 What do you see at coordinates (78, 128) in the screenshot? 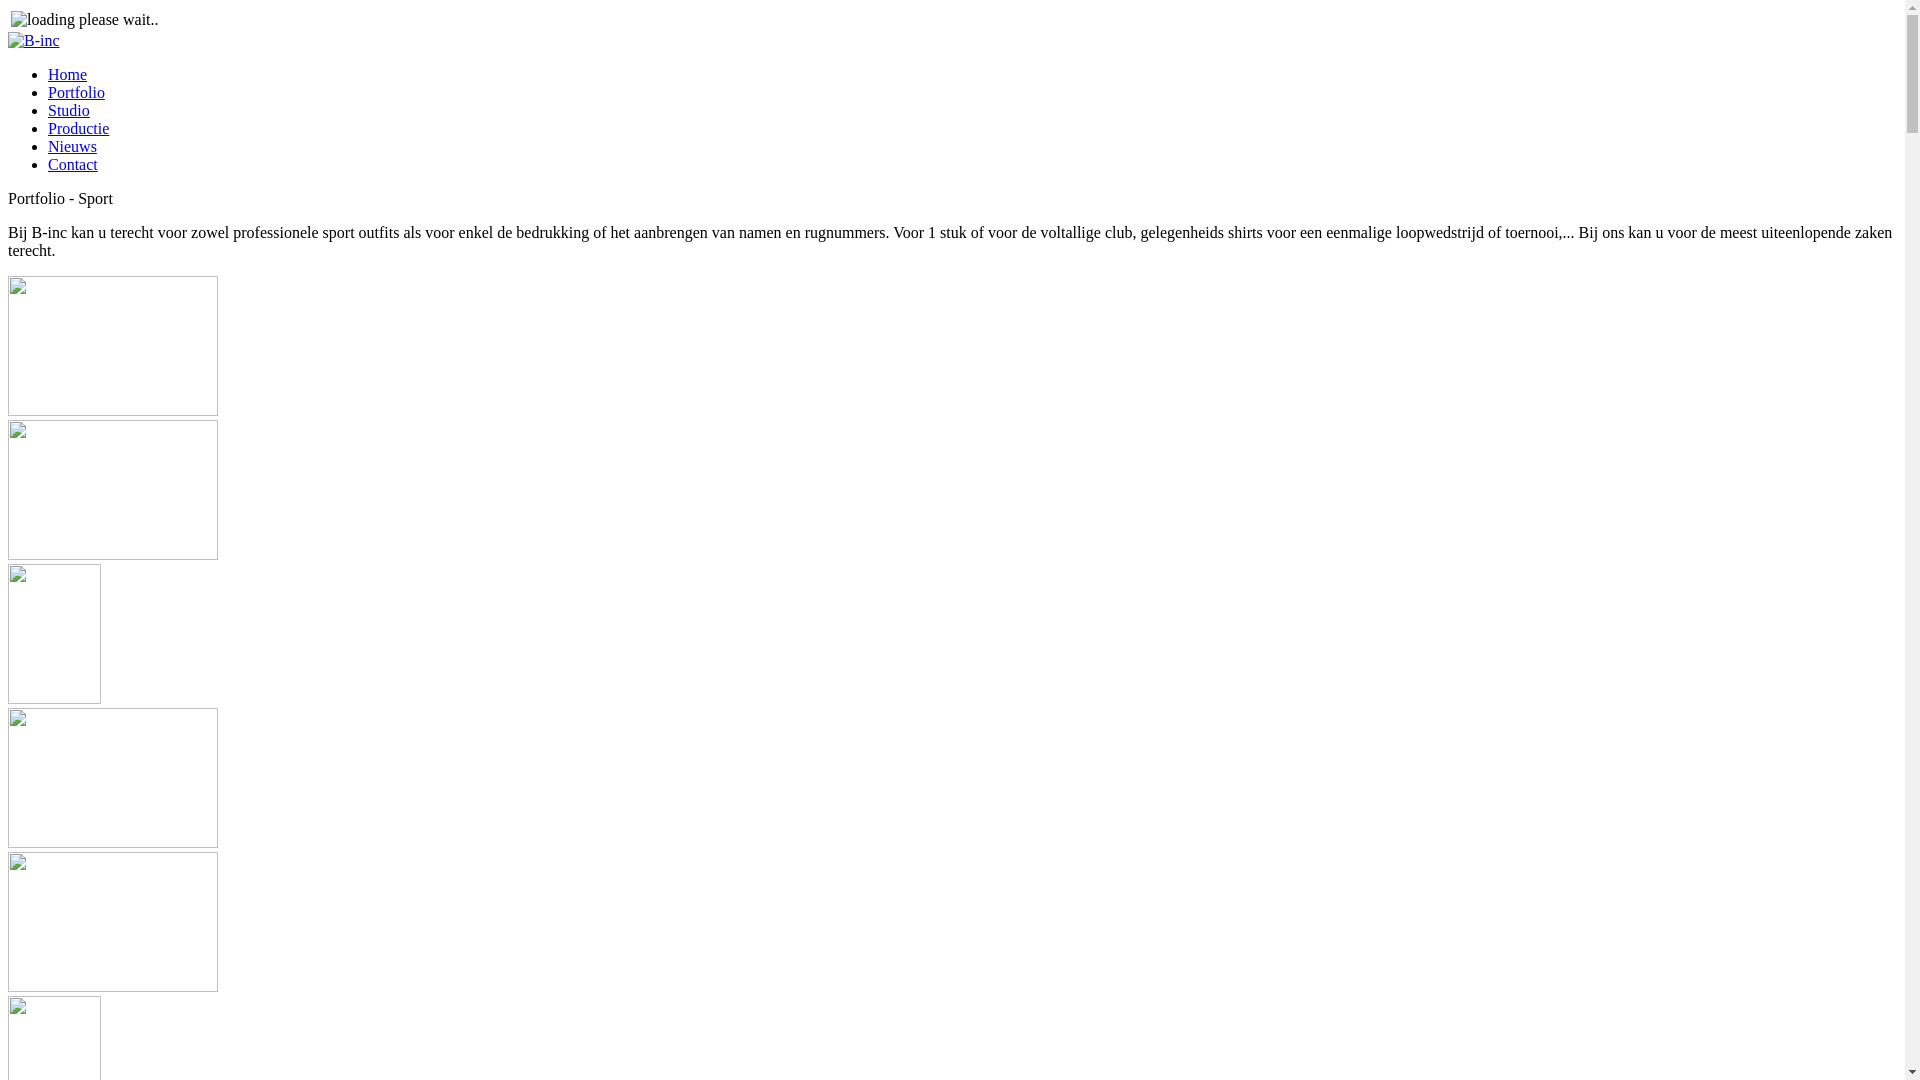
I see `'Productie'` at bounding box center [78, 128].